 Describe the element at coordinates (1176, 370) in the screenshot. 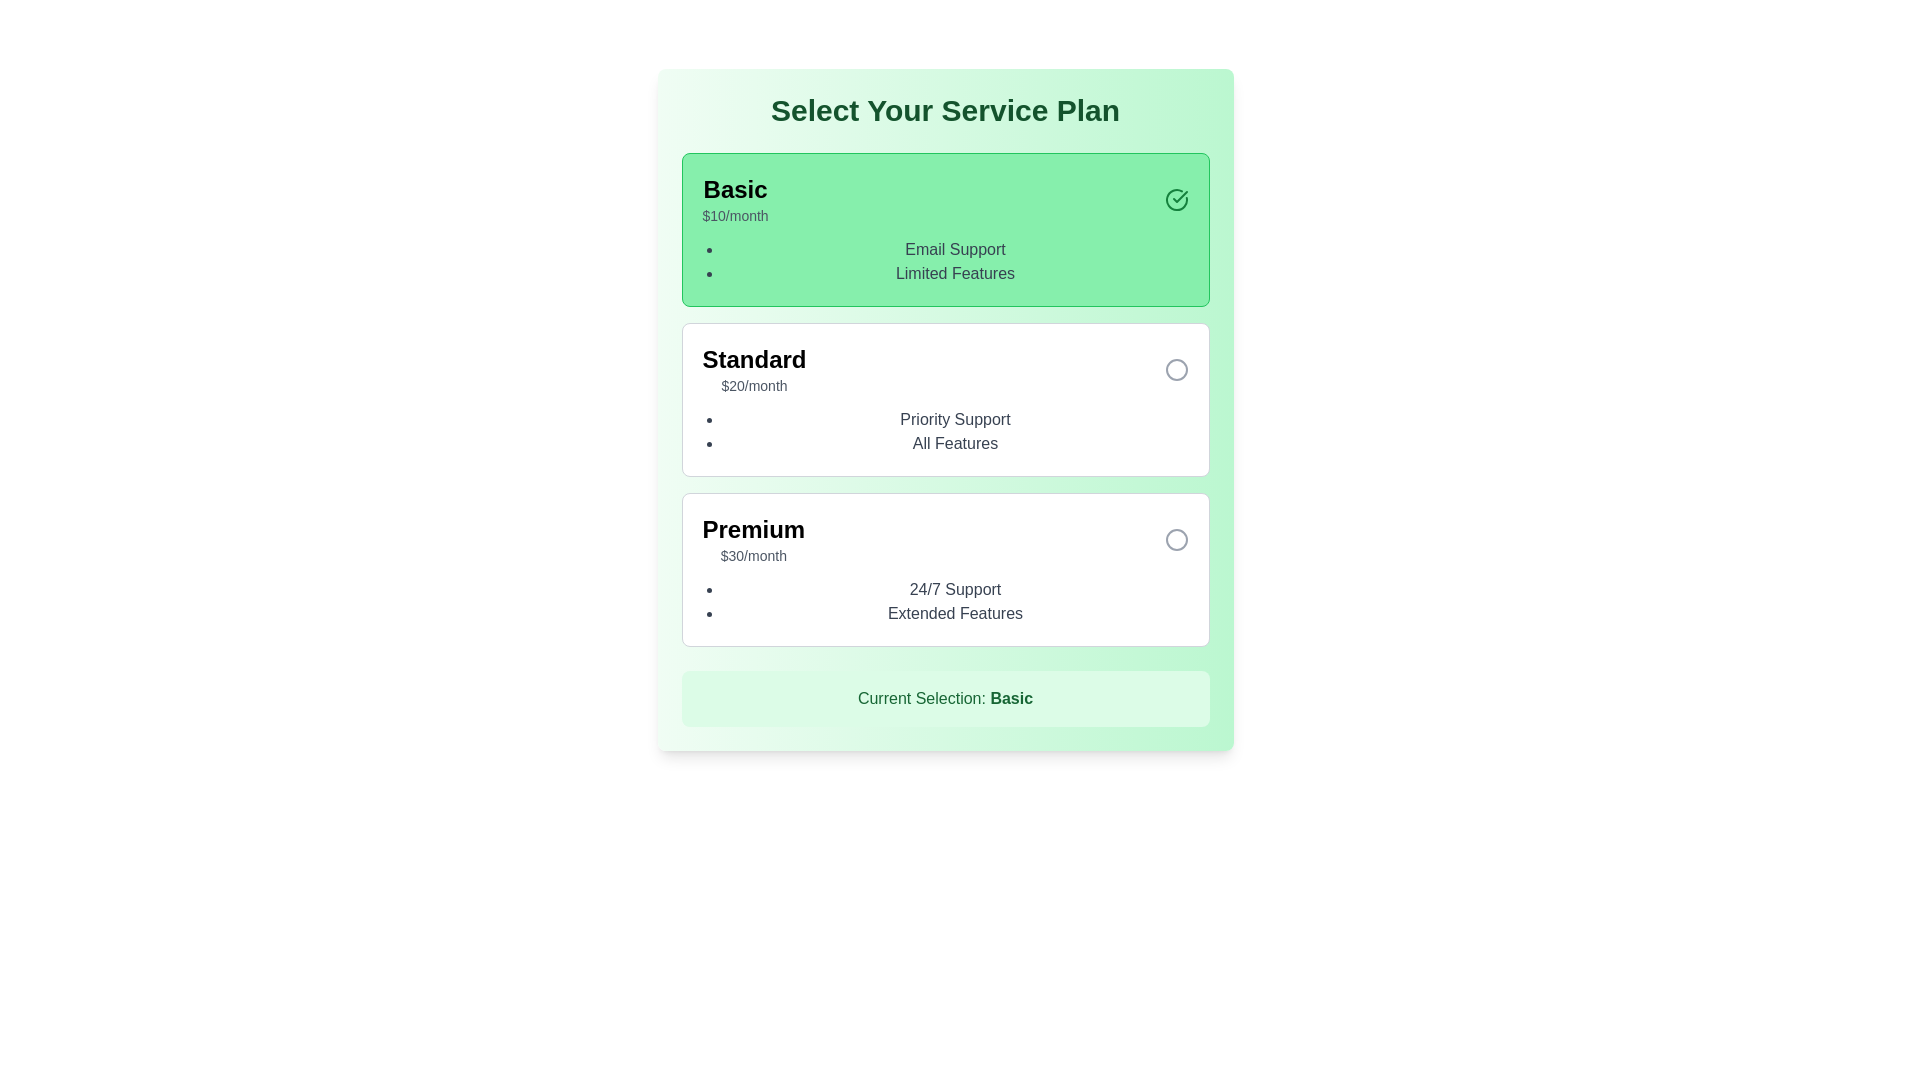

I see `the circular radio button outlined in gray, located on the far-right side of the section labeled 'Standard $20/month'` at that location.